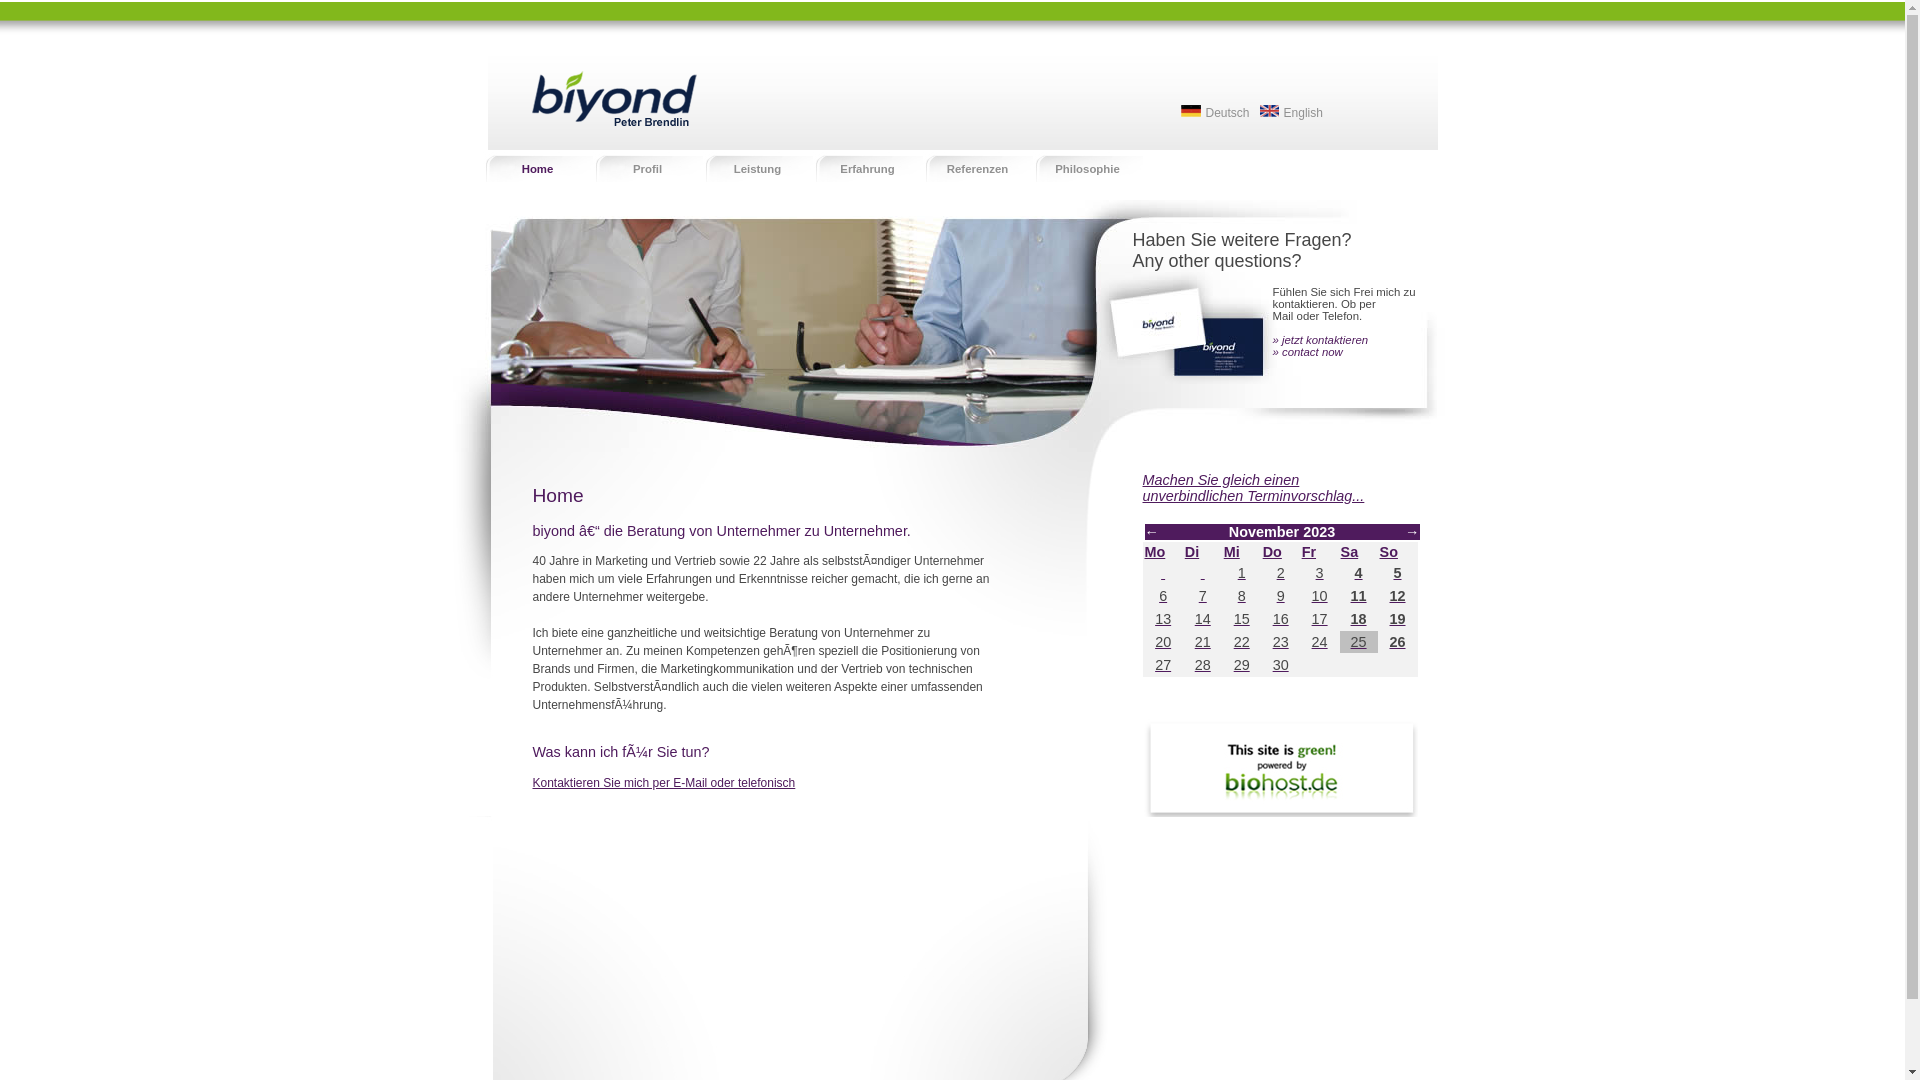 The width and height of the screenshot is (1920, 1080). I want to click on 'Kontaktieren Sie mich per E-Mail oder telefonisch', so click(663, 782).